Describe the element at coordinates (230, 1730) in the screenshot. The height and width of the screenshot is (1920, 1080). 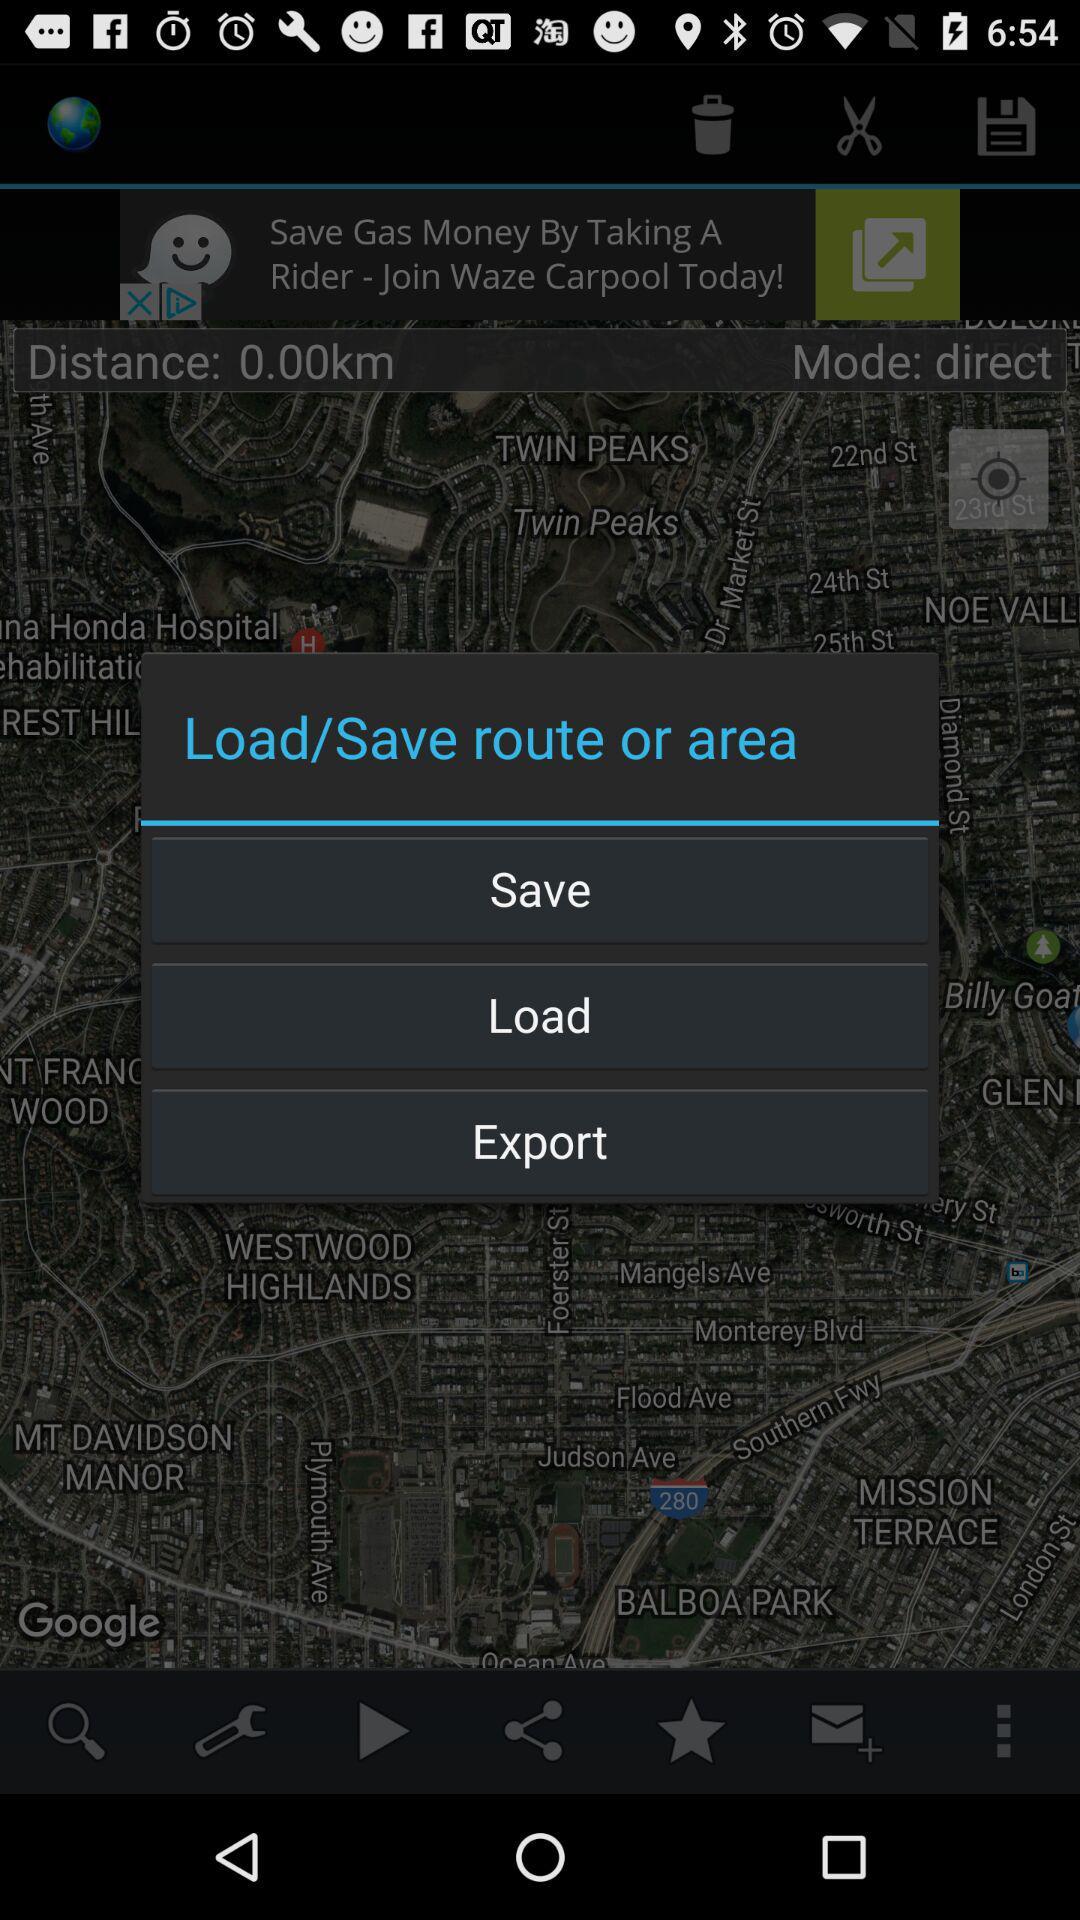
I see `tool button which is after search button` at that location.